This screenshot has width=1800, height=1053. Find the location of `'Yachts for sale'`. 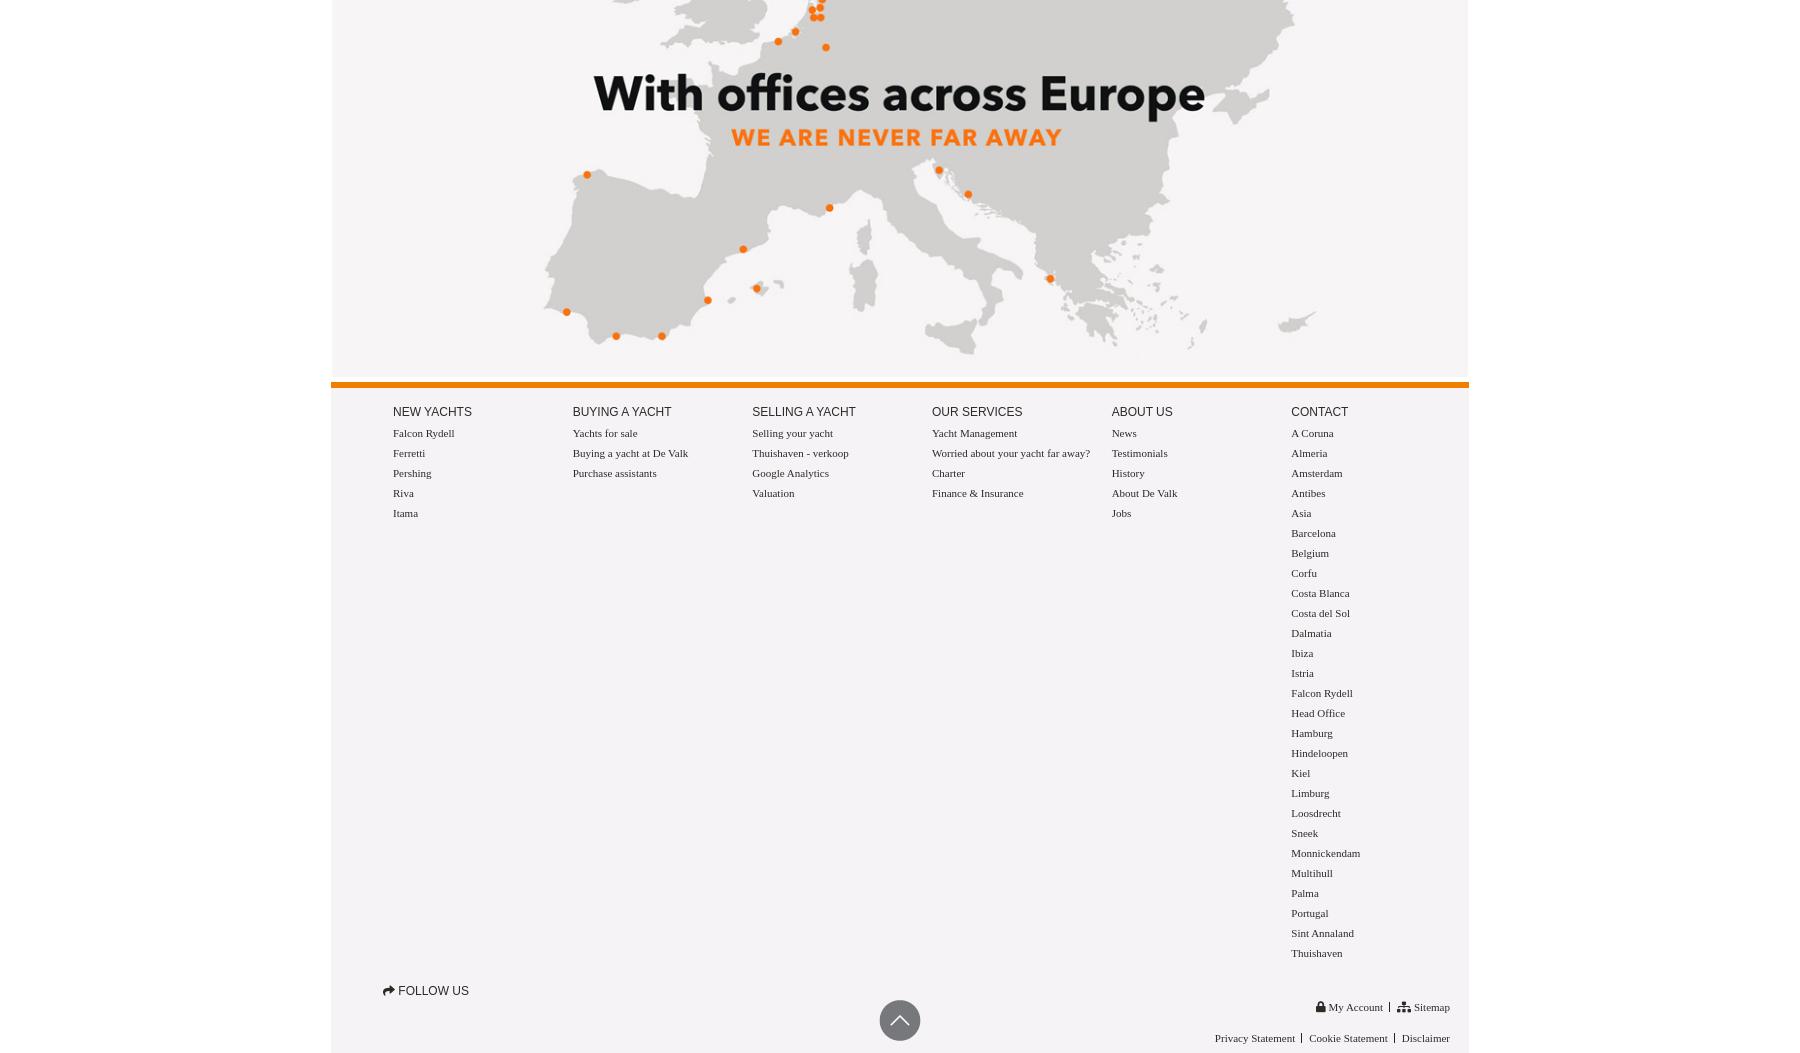

'Yachts for sale' is located at coordinates (604, 431).